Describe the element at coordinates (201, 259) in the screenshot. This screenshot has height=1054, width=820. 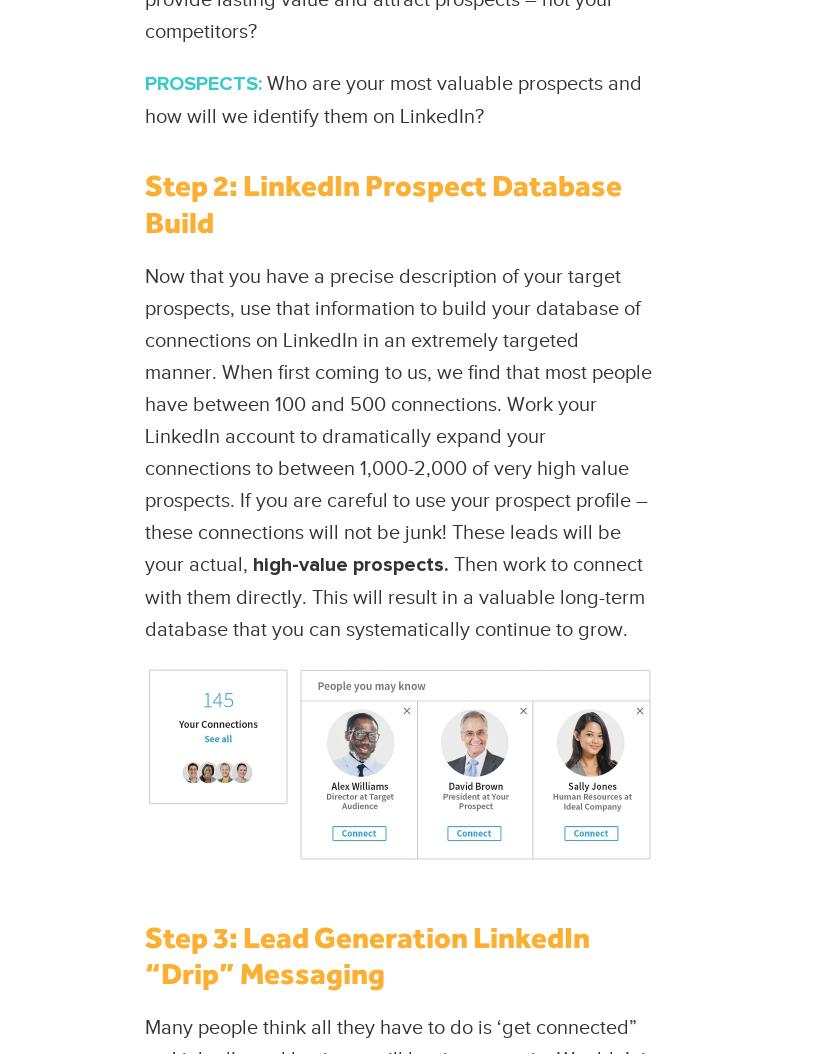
I see `'Portfolio'` at that location.